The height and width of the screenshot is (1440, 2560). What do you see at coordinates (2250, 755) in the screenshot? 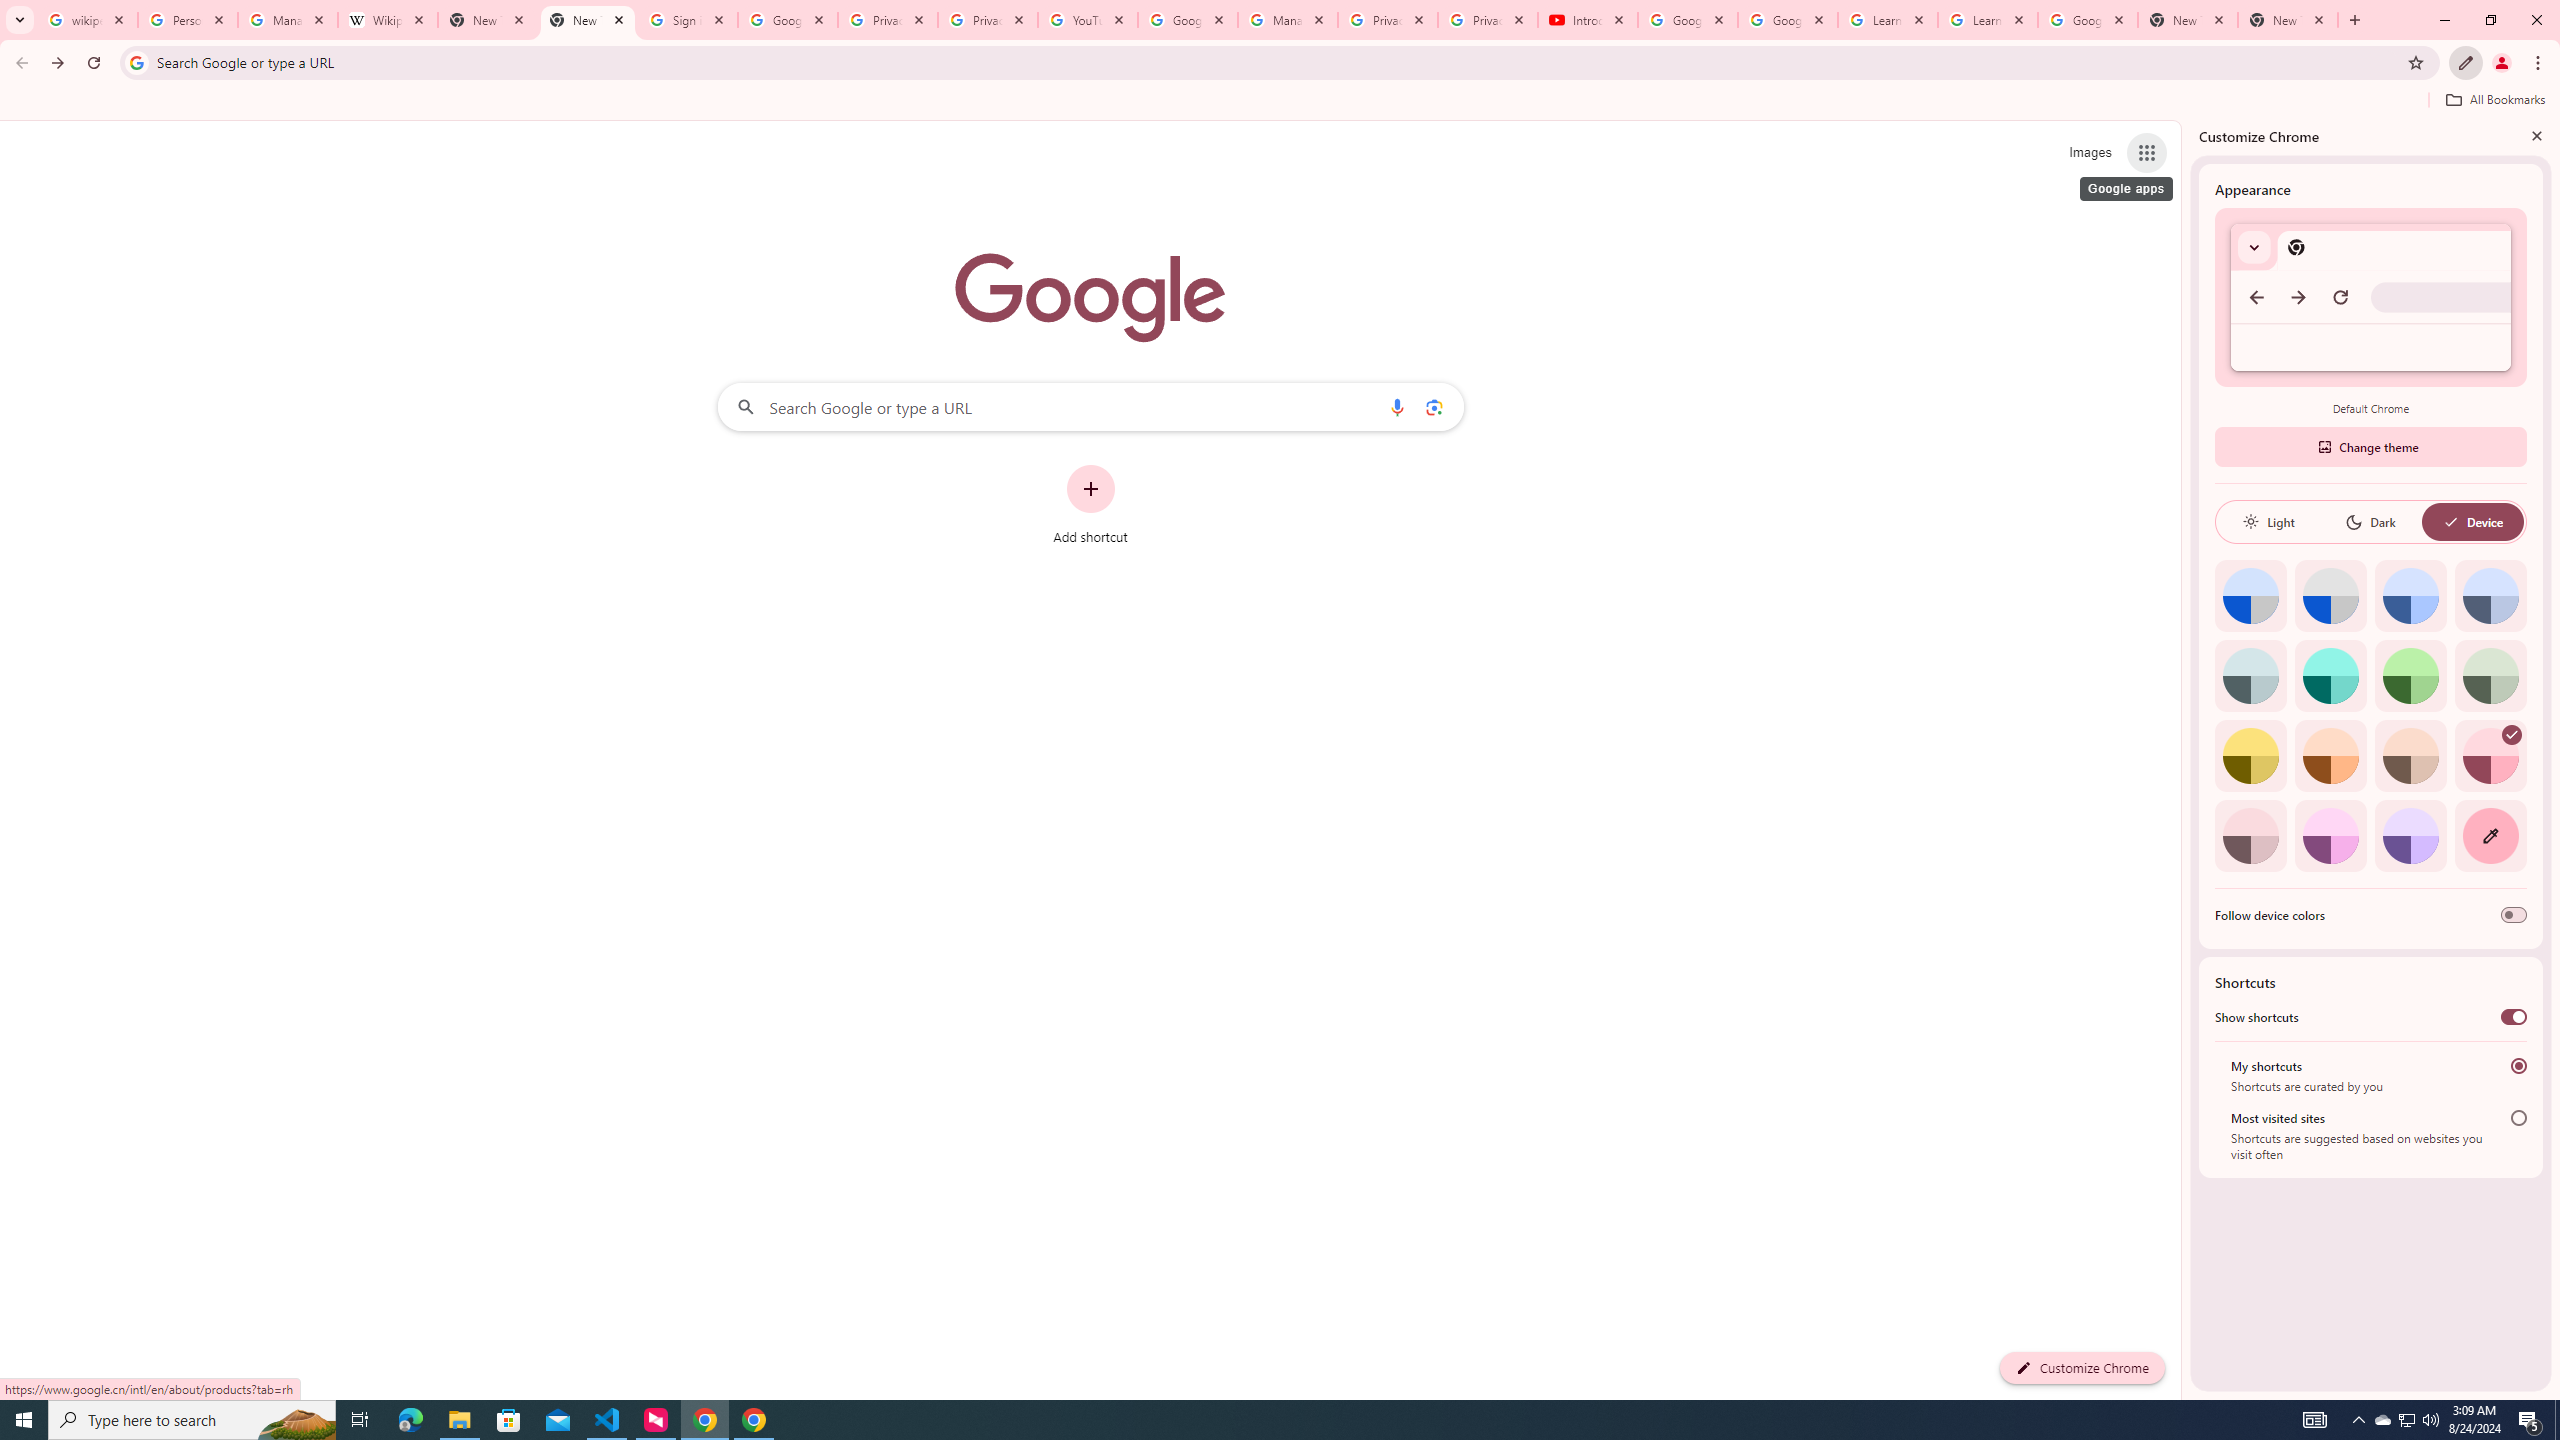
I see `'Citron'` at bounding box center [2250, 755].